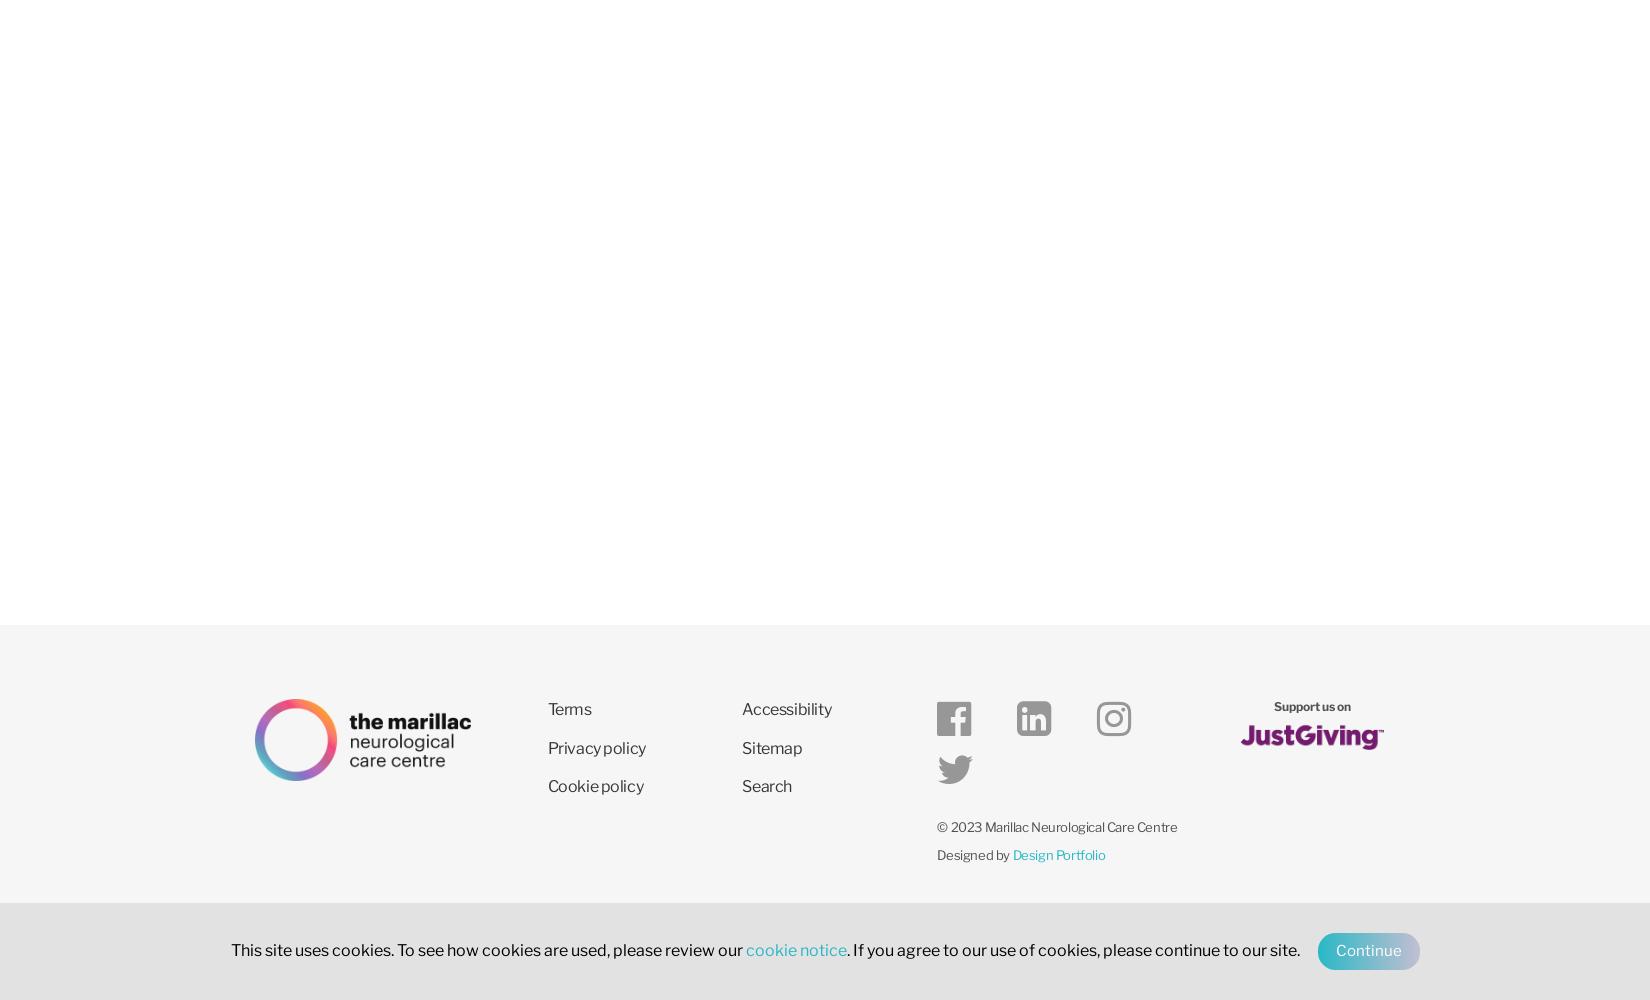 The width and height of the screenshot is (1650, 1000). What do you see at coordinates (1058, 853) in the screenshot?
I see `'Design Portfolio'` at bounding box center [1058, 853].